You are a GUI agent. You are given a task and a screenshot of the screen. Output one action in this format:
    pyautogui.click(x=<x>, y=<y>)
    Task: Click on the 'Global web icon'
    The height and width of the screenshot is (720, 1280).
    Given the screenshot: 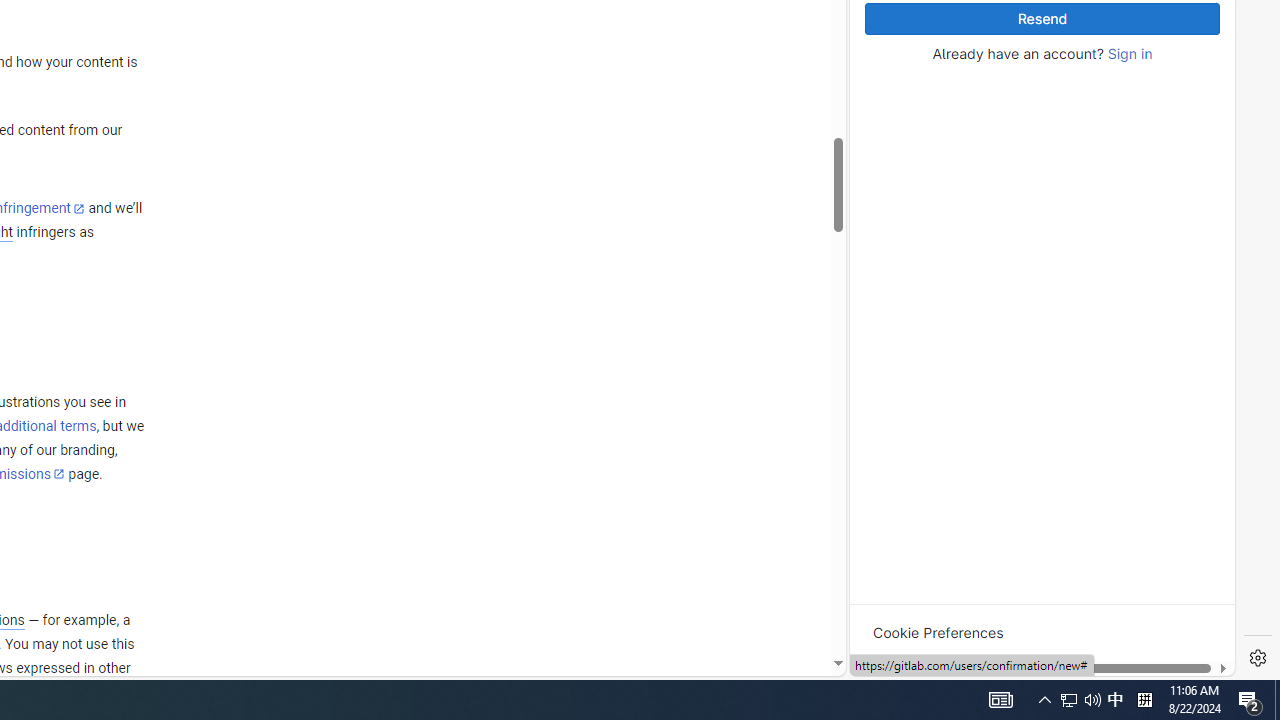 What is the action you would take?
    pyautogui.click(x=887, y=403)
    